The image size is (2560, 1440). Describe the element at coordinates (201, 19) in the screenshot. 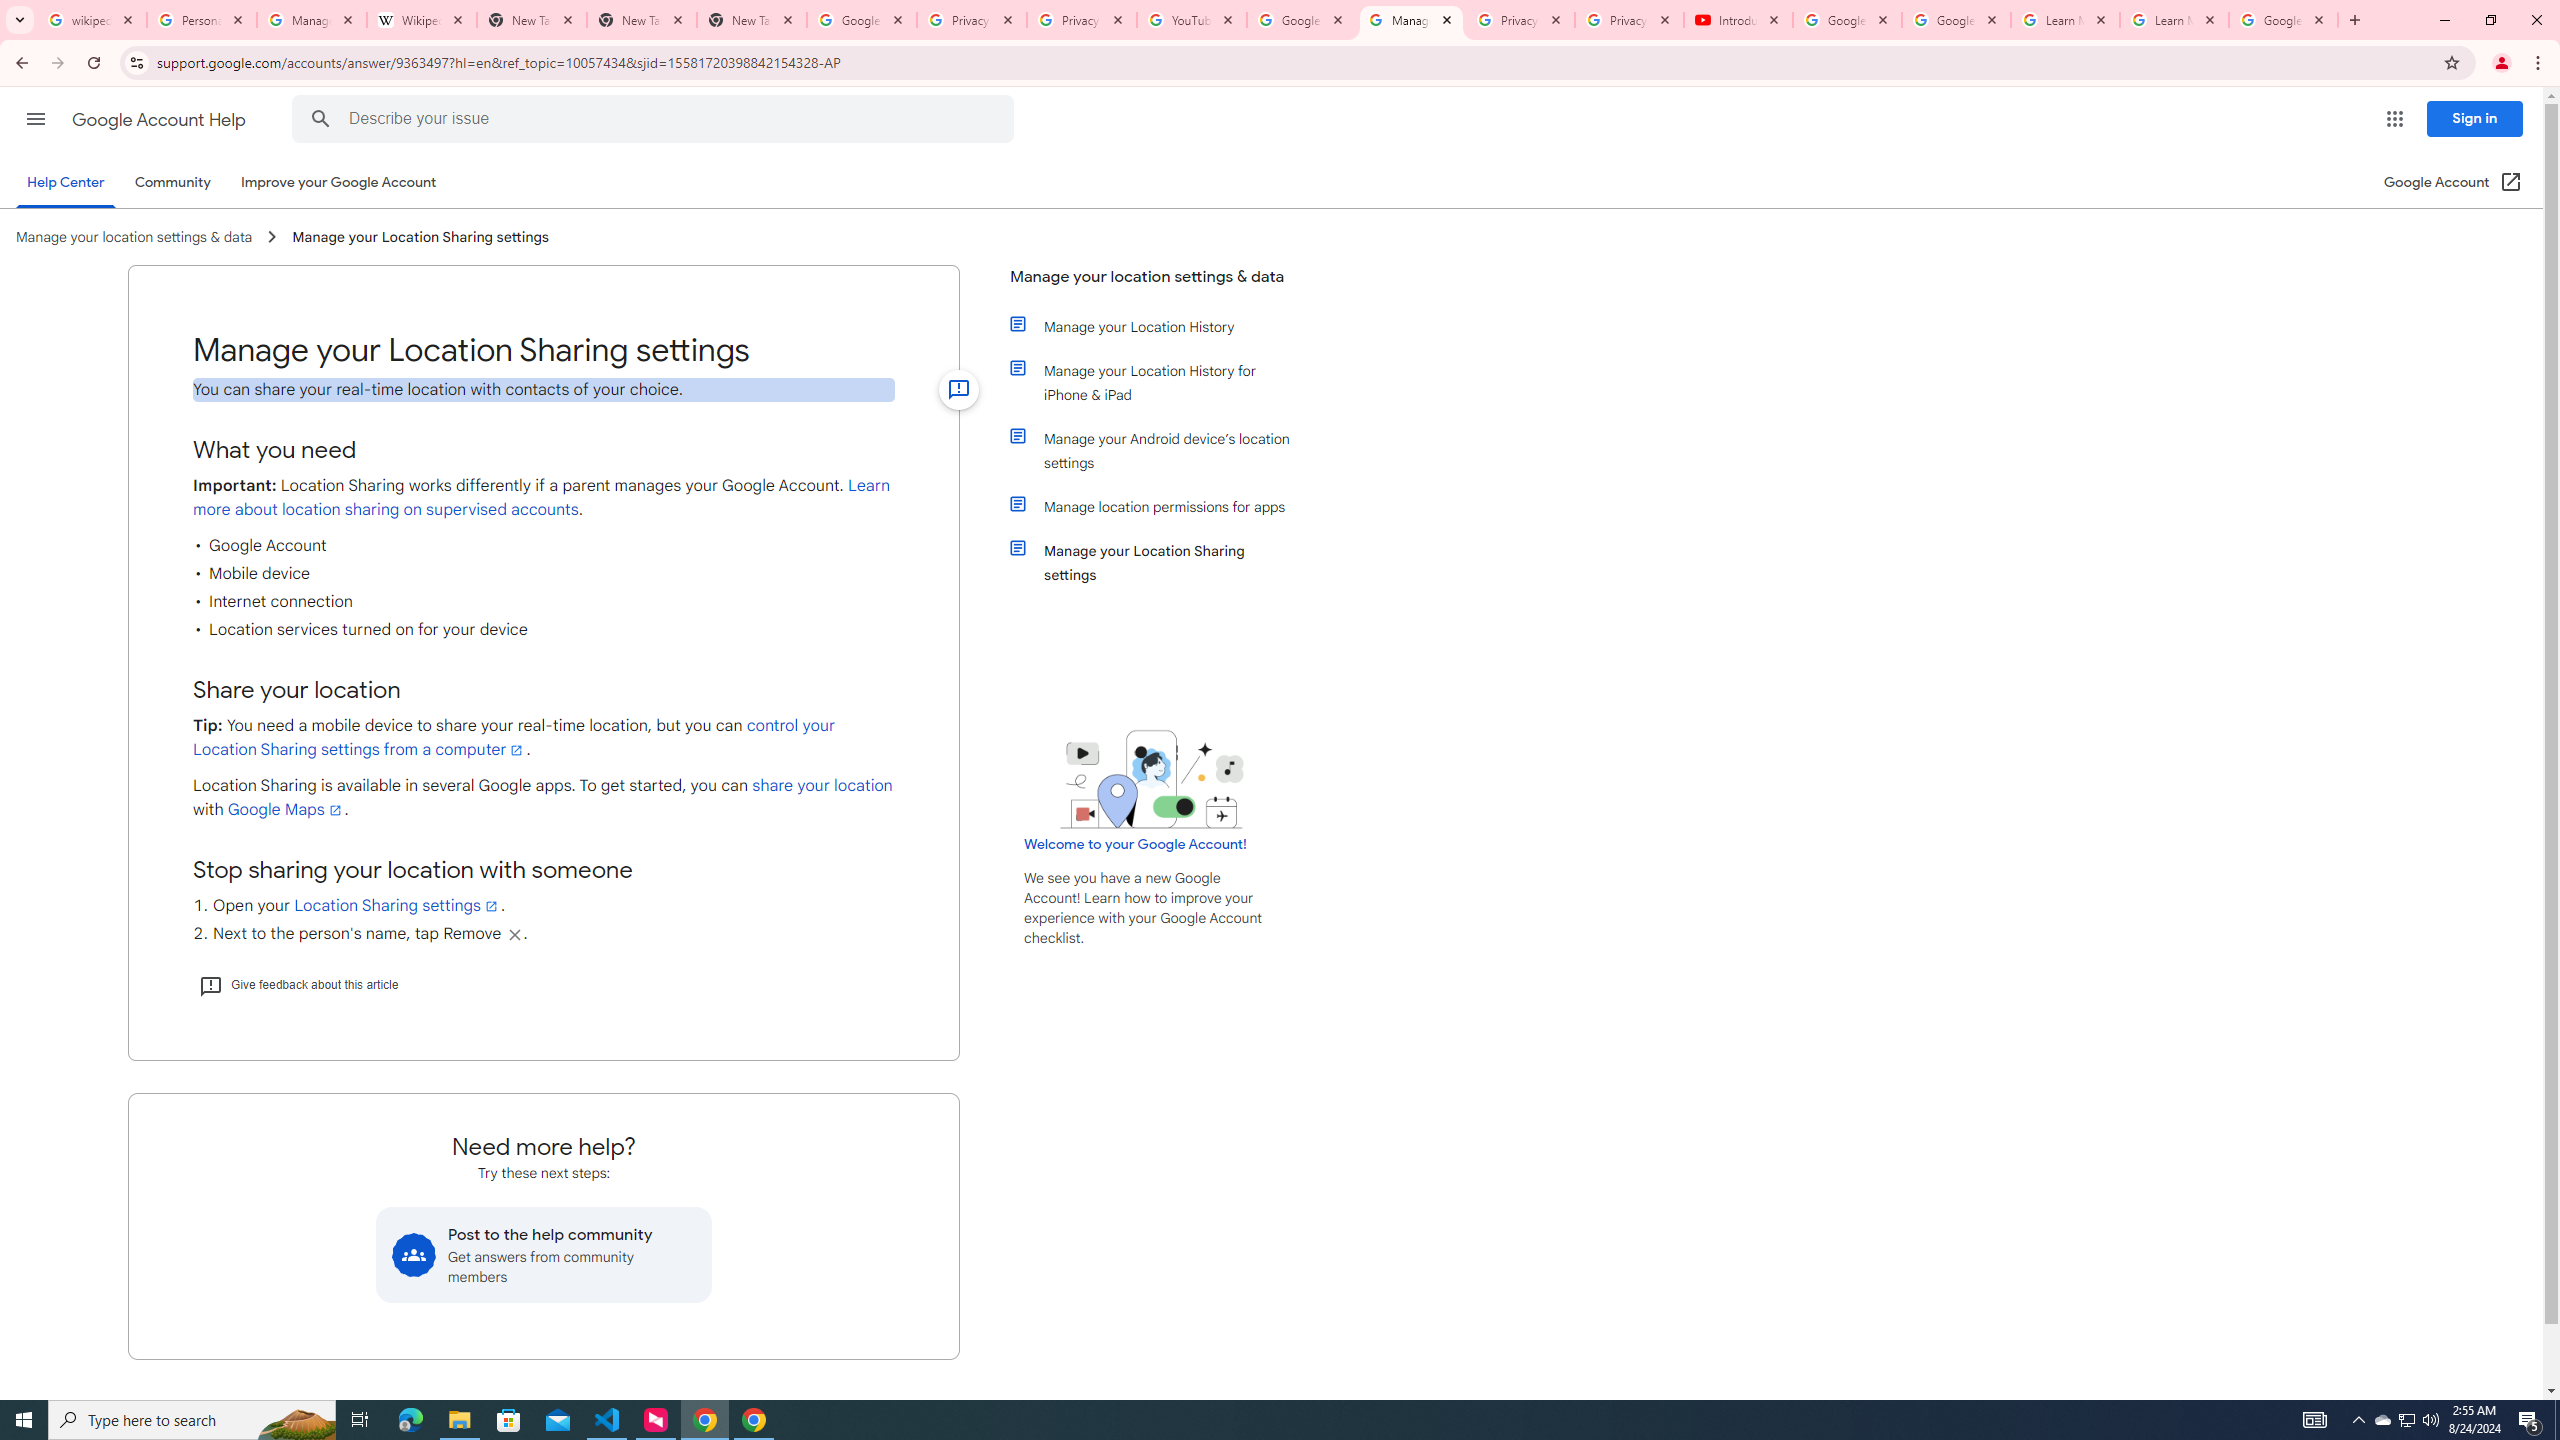

I see `'Personalization & Google Search results - Google Search Help'` at that location.